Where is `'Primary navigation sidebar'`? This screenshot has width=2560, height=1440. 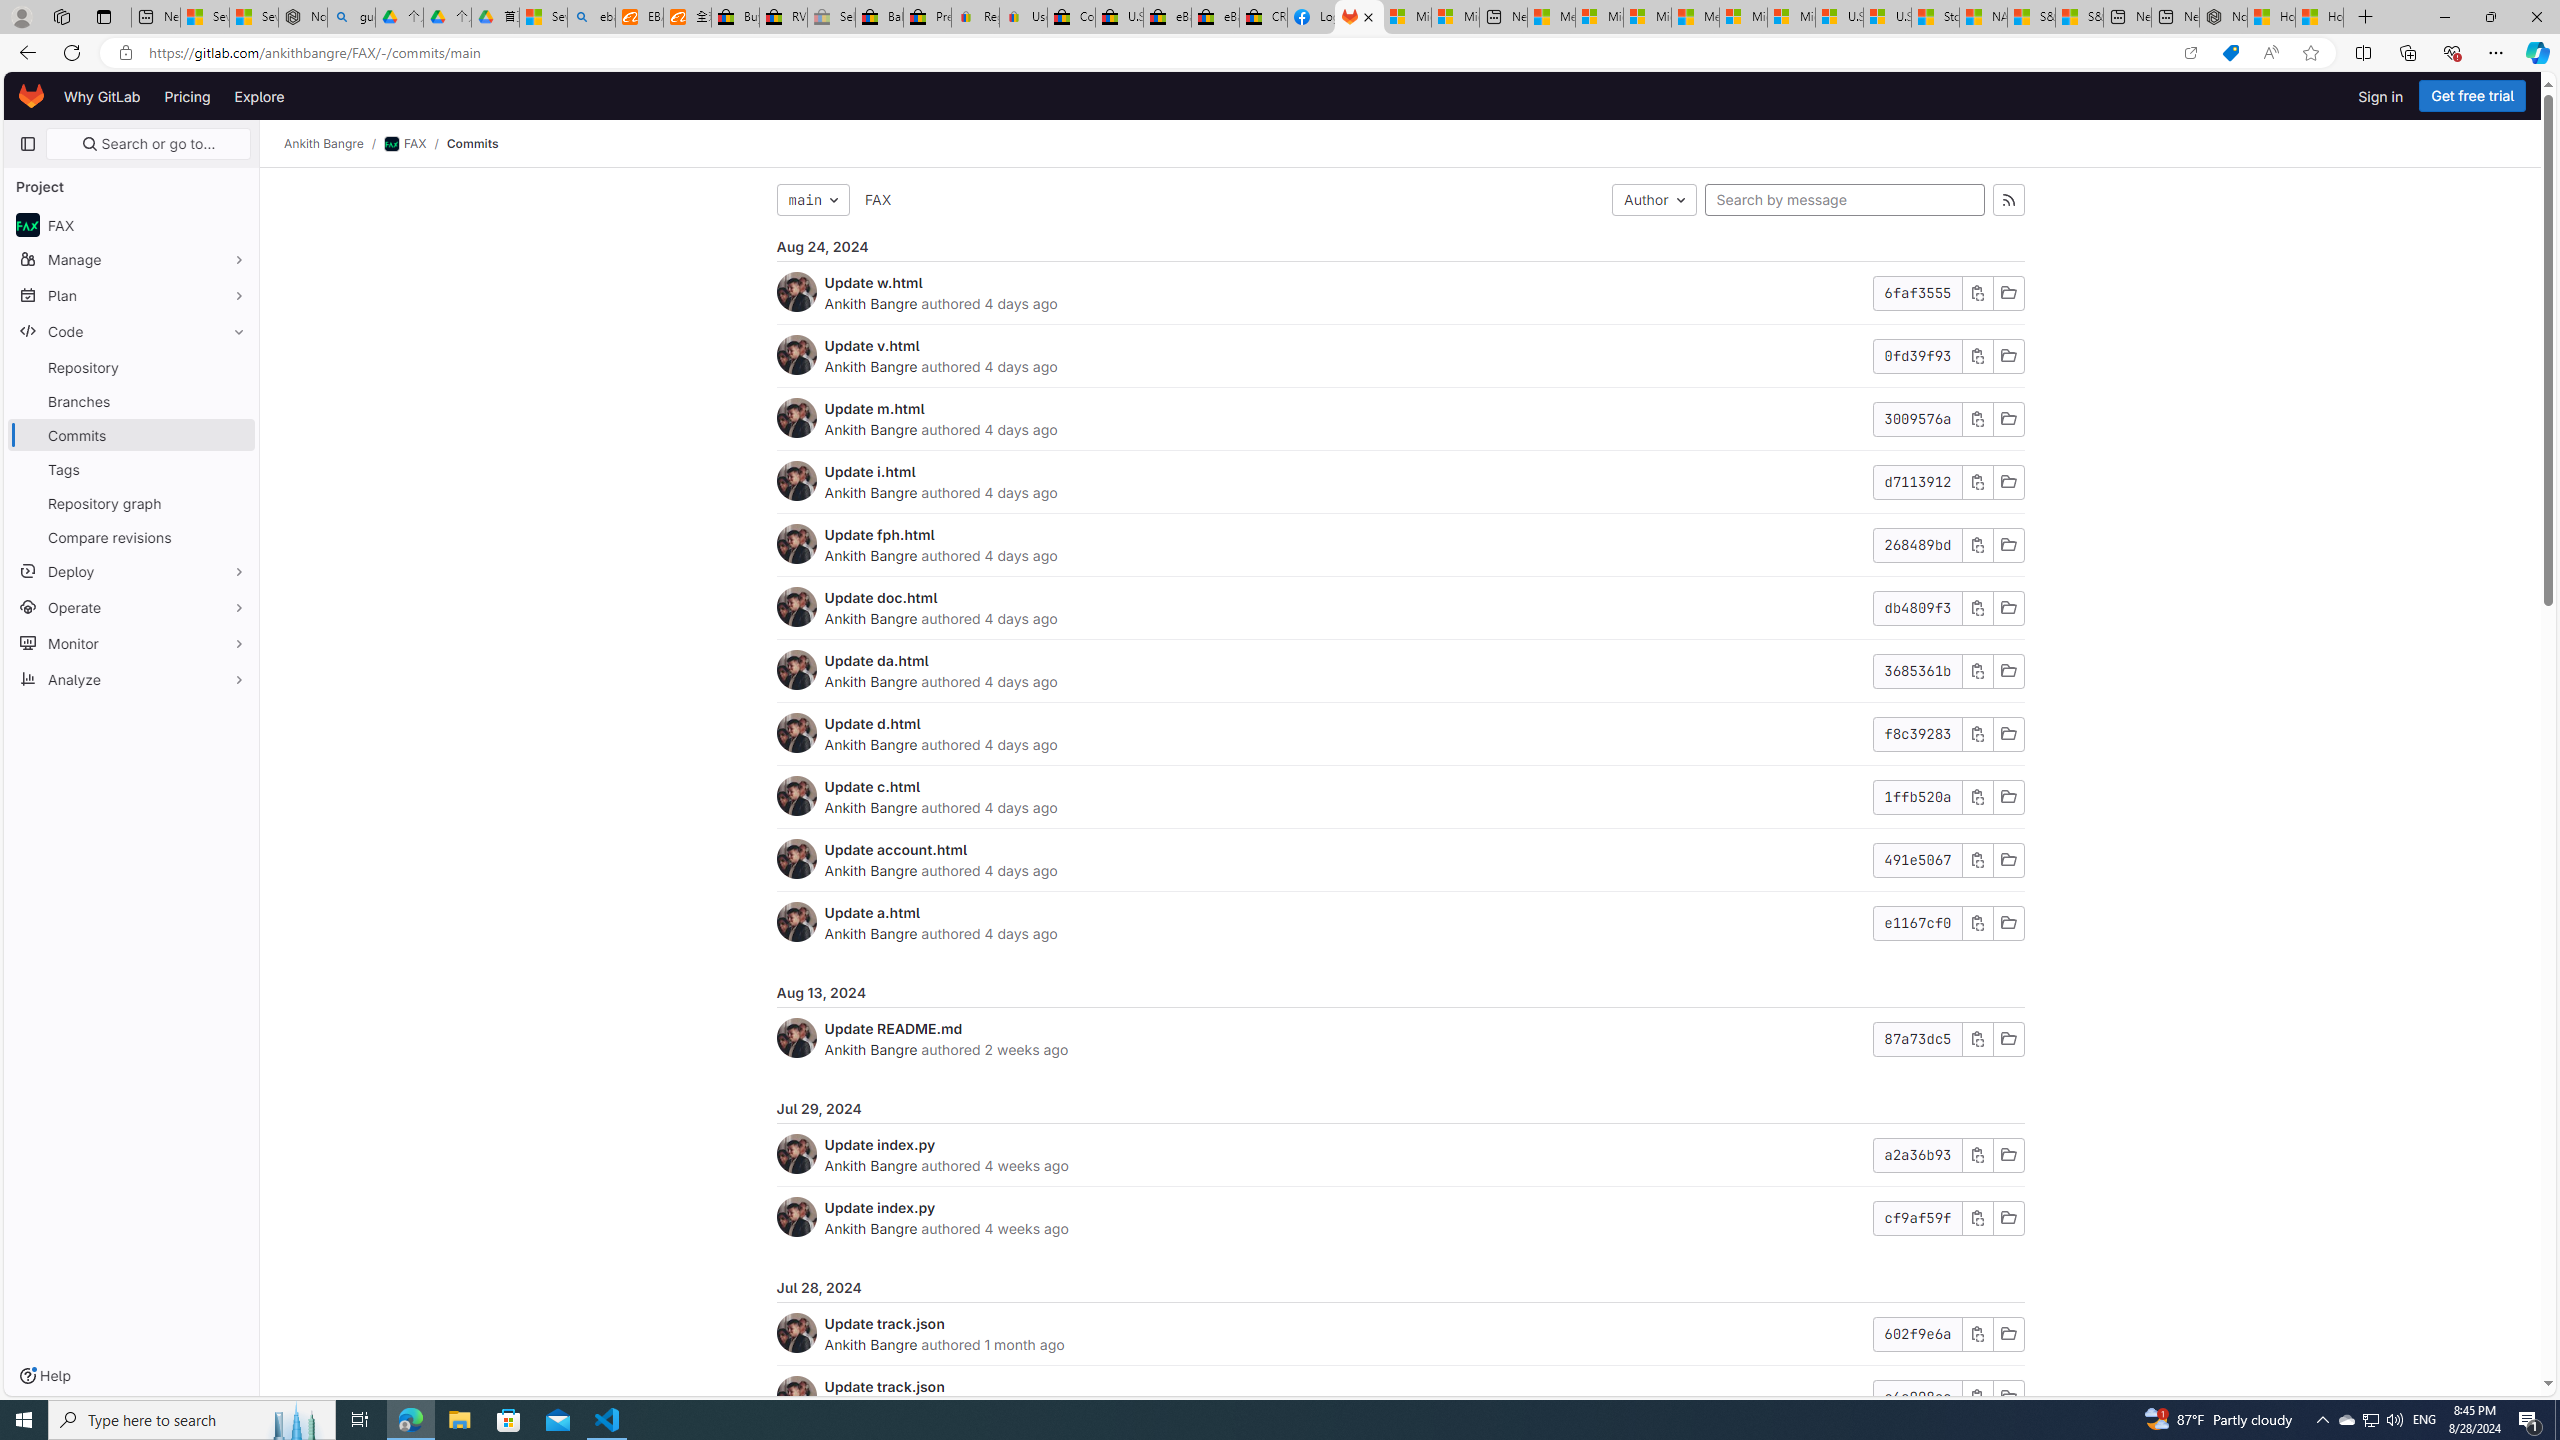
'Primary navigation sidebar' is located at coordinates (28, 143).